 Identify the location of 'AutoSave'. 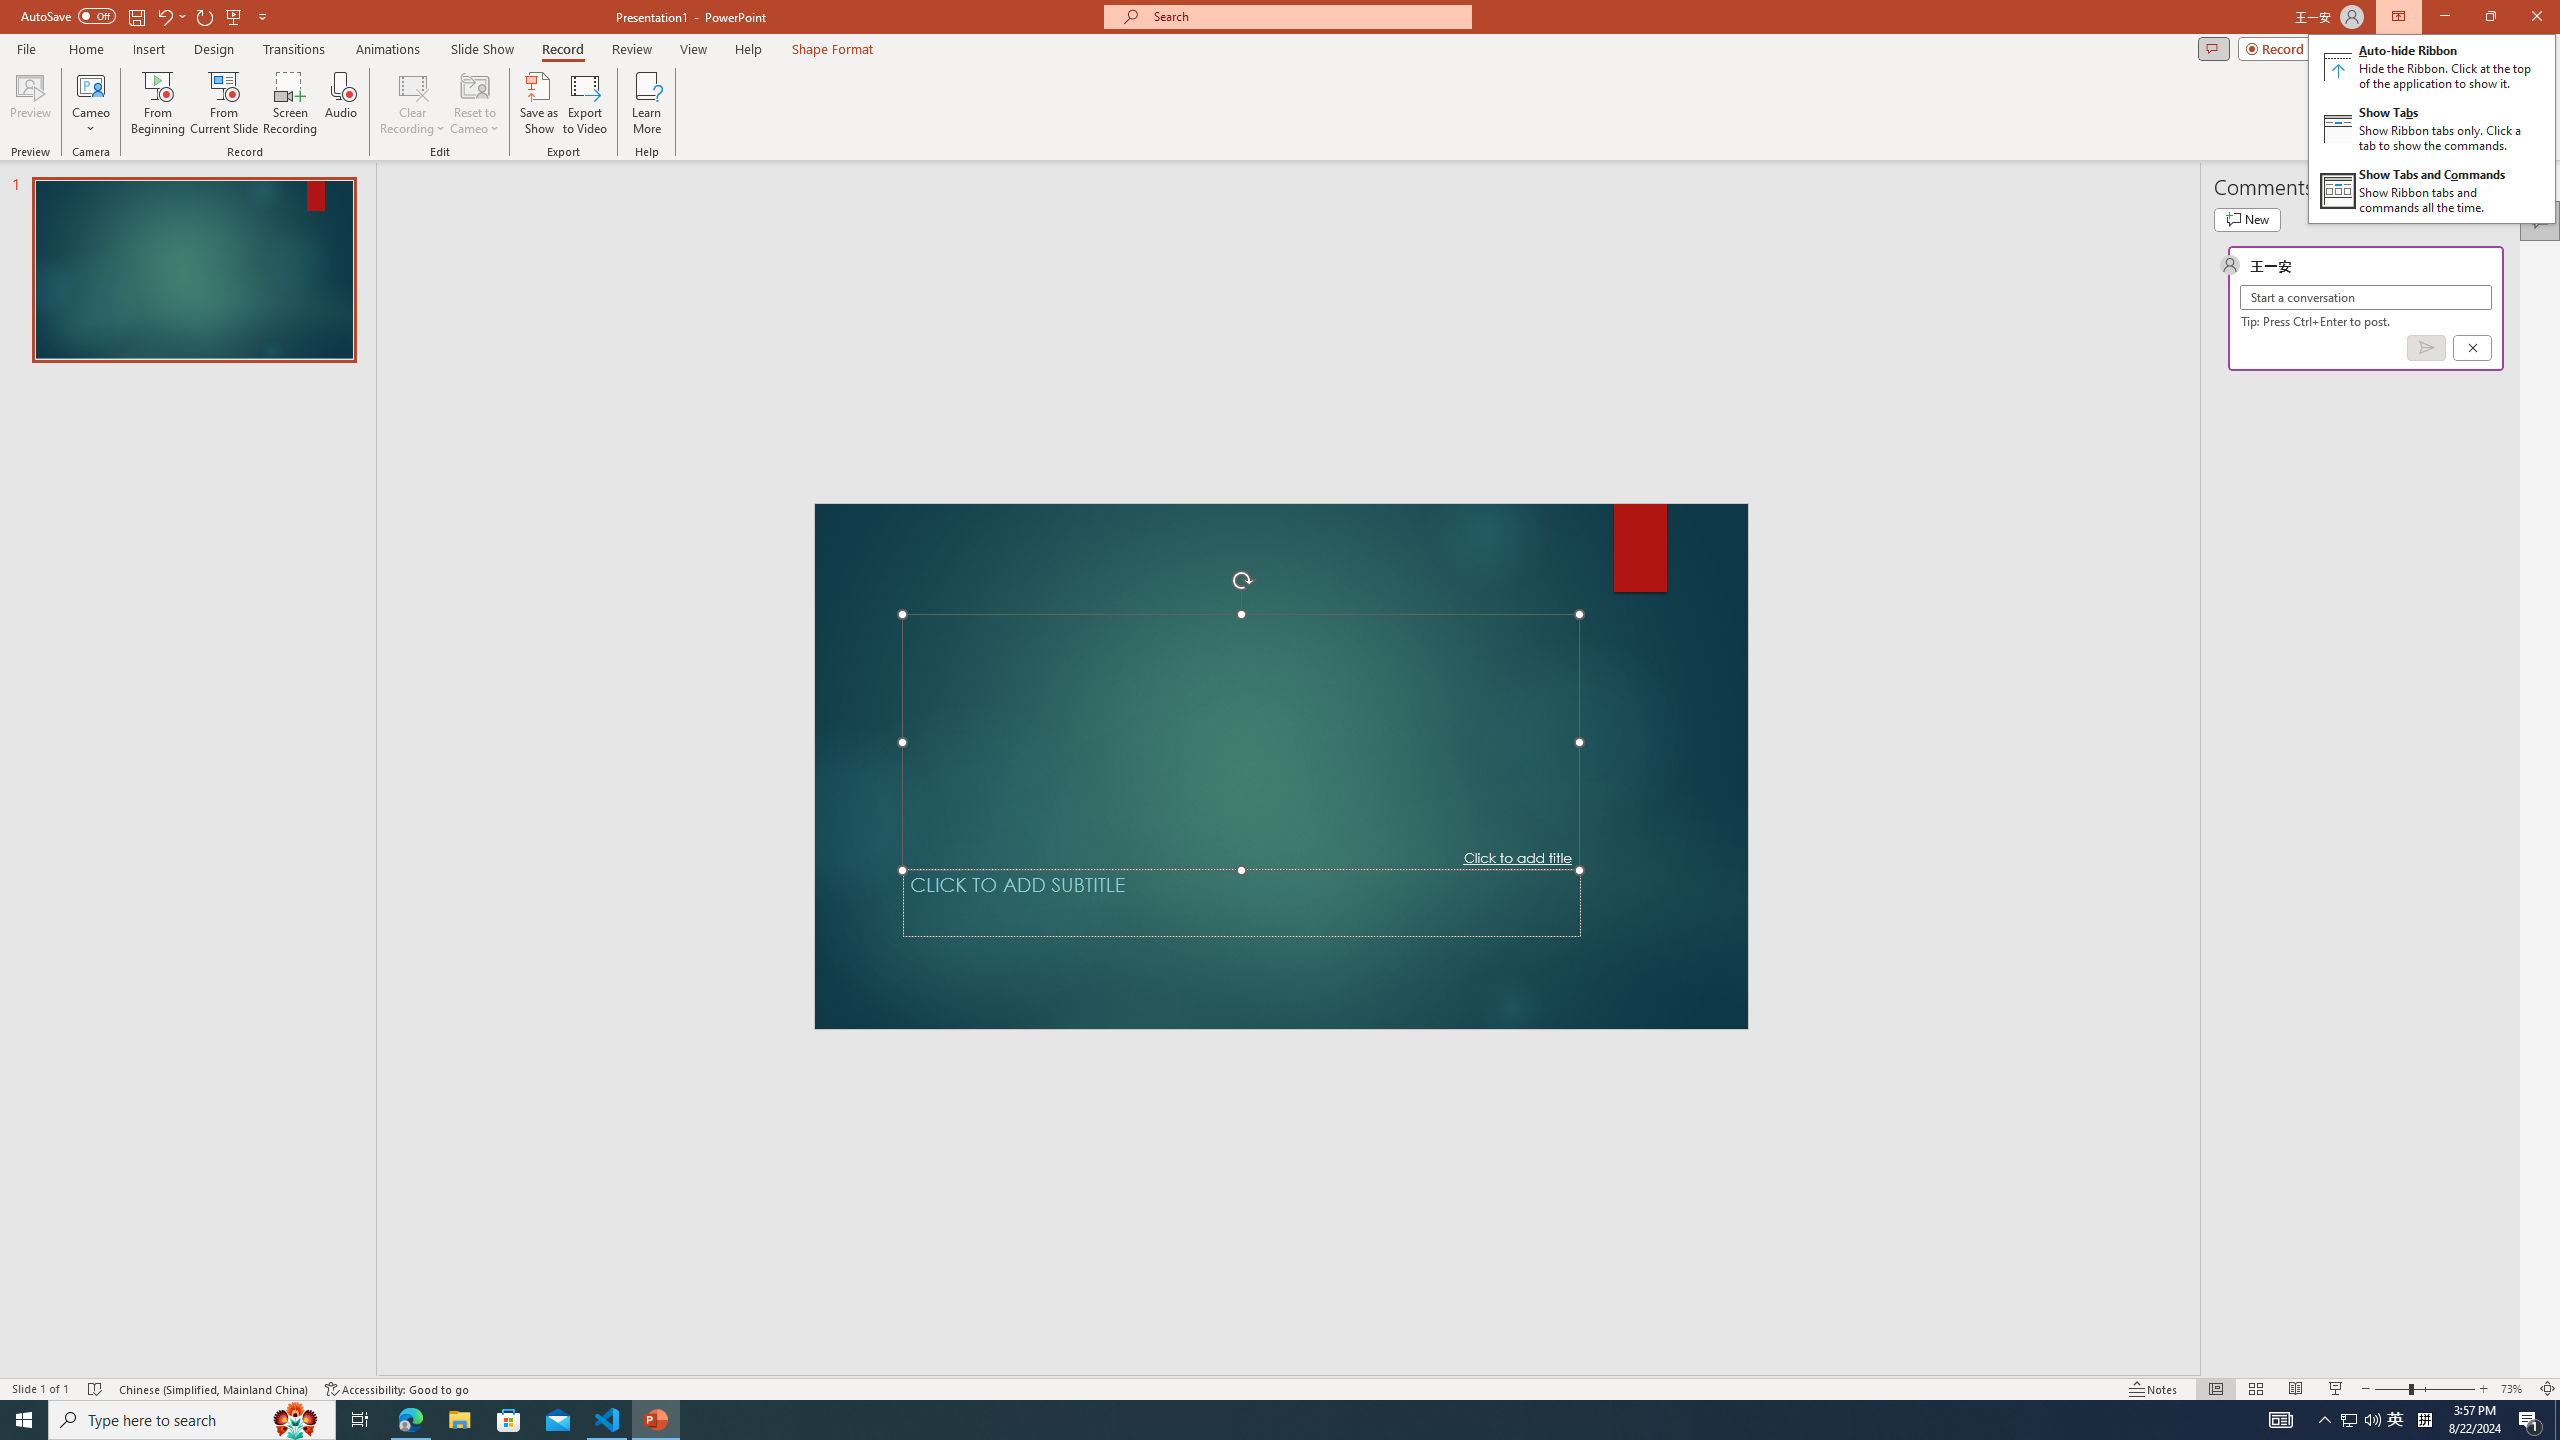
(69, 15).